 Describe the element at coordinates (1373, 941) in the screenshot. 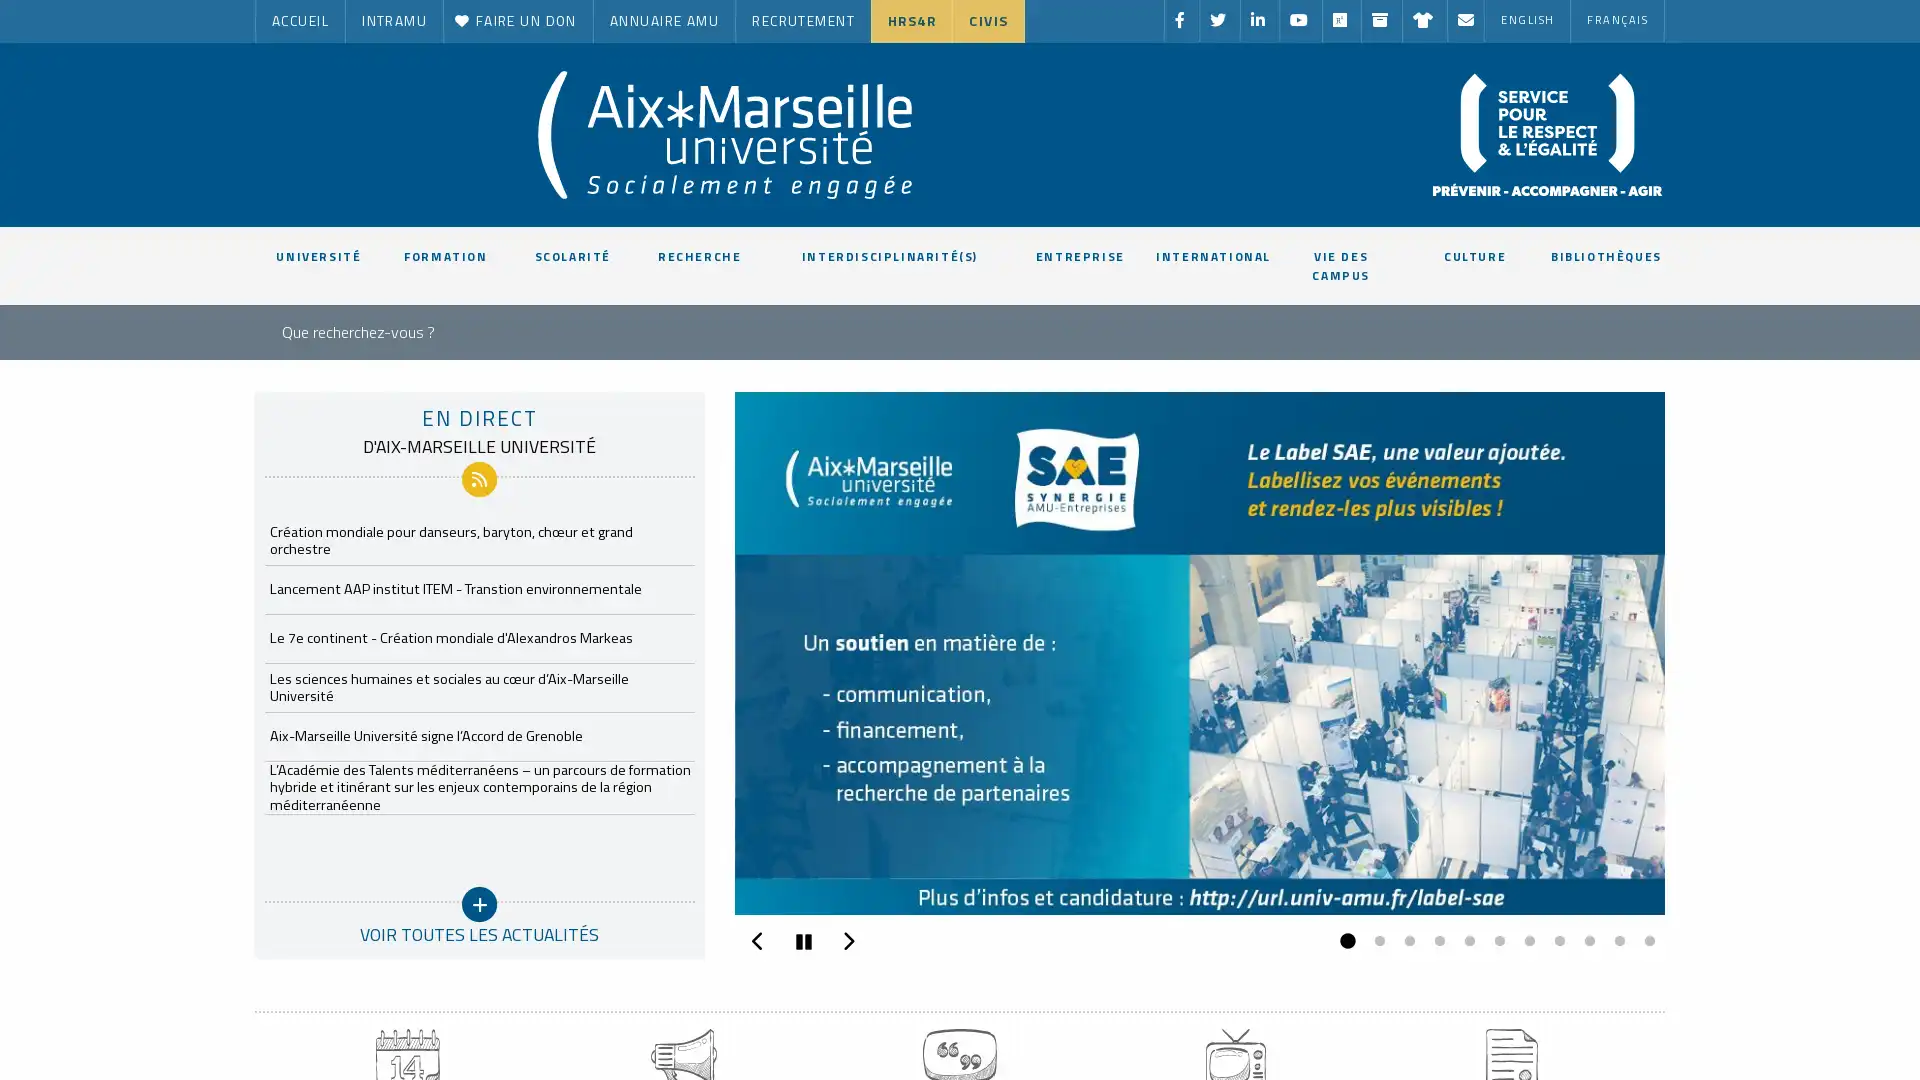

I see `Go to slide 2` at that location.